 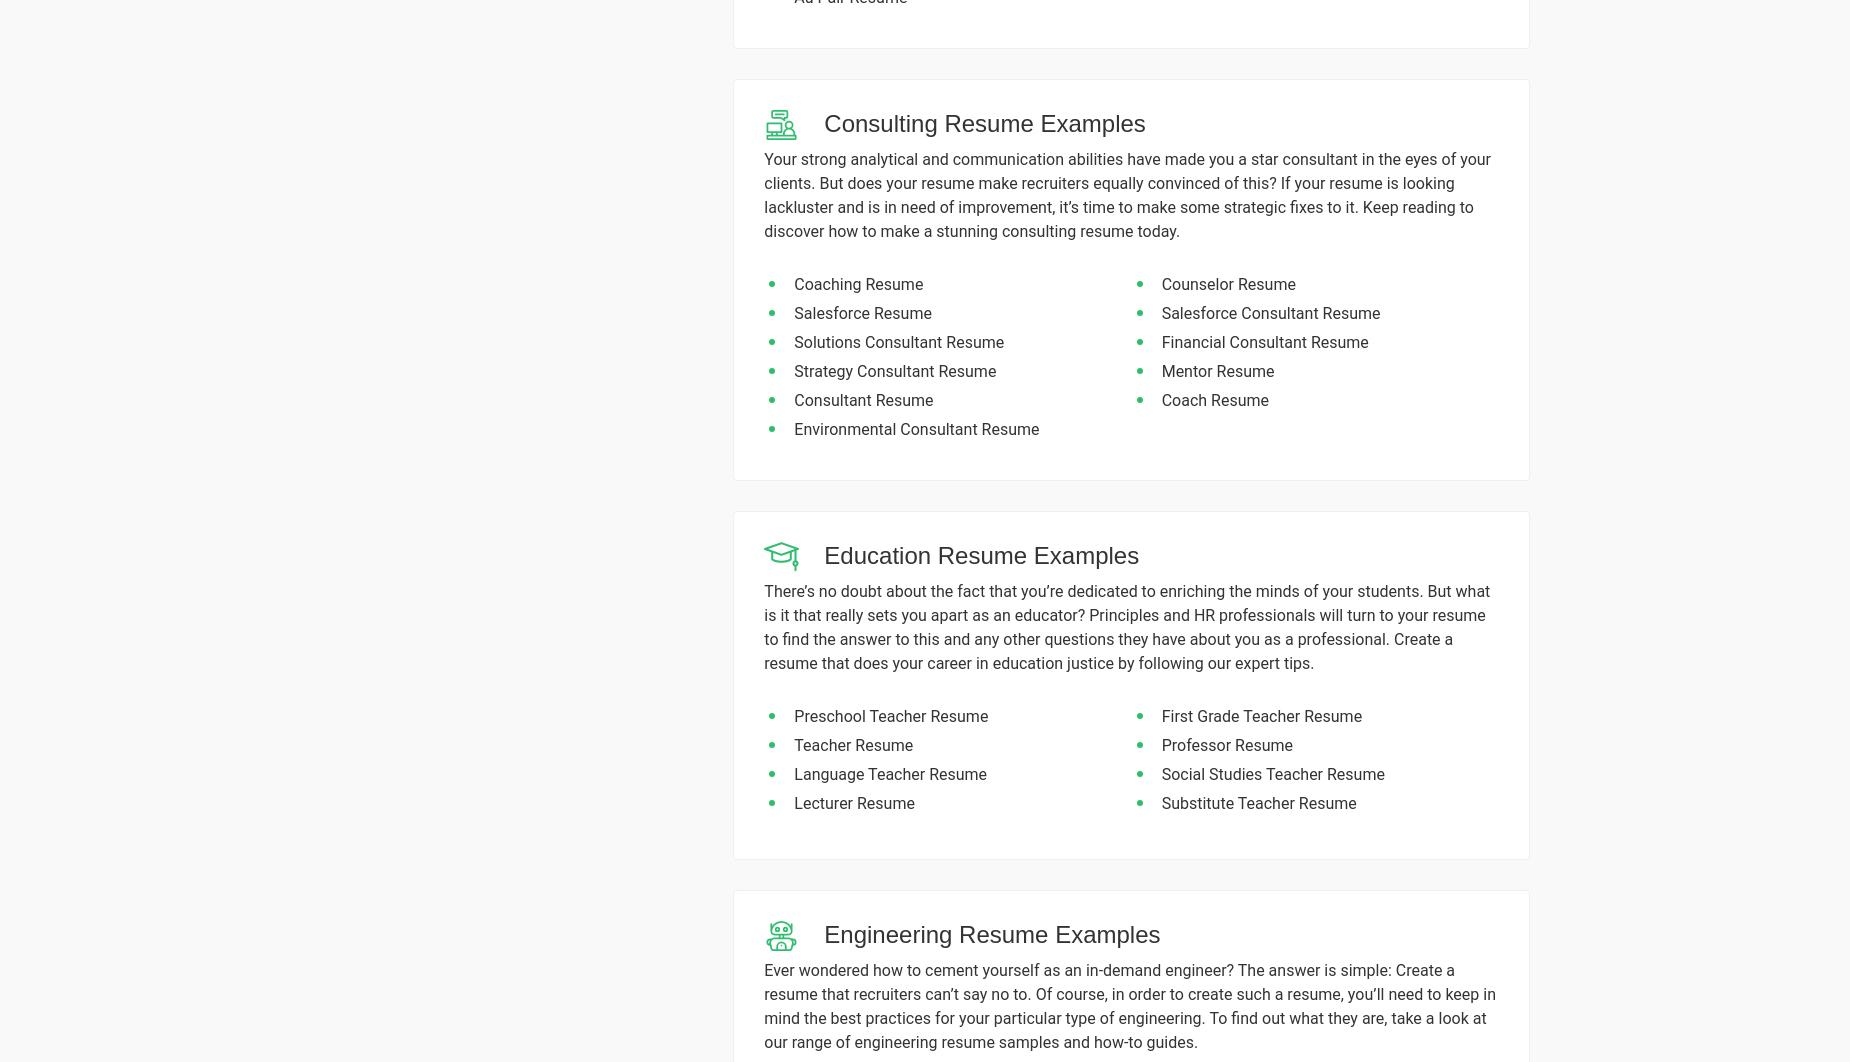 I want to click on 'Counselor Resume', so click(x=1227, y=283).